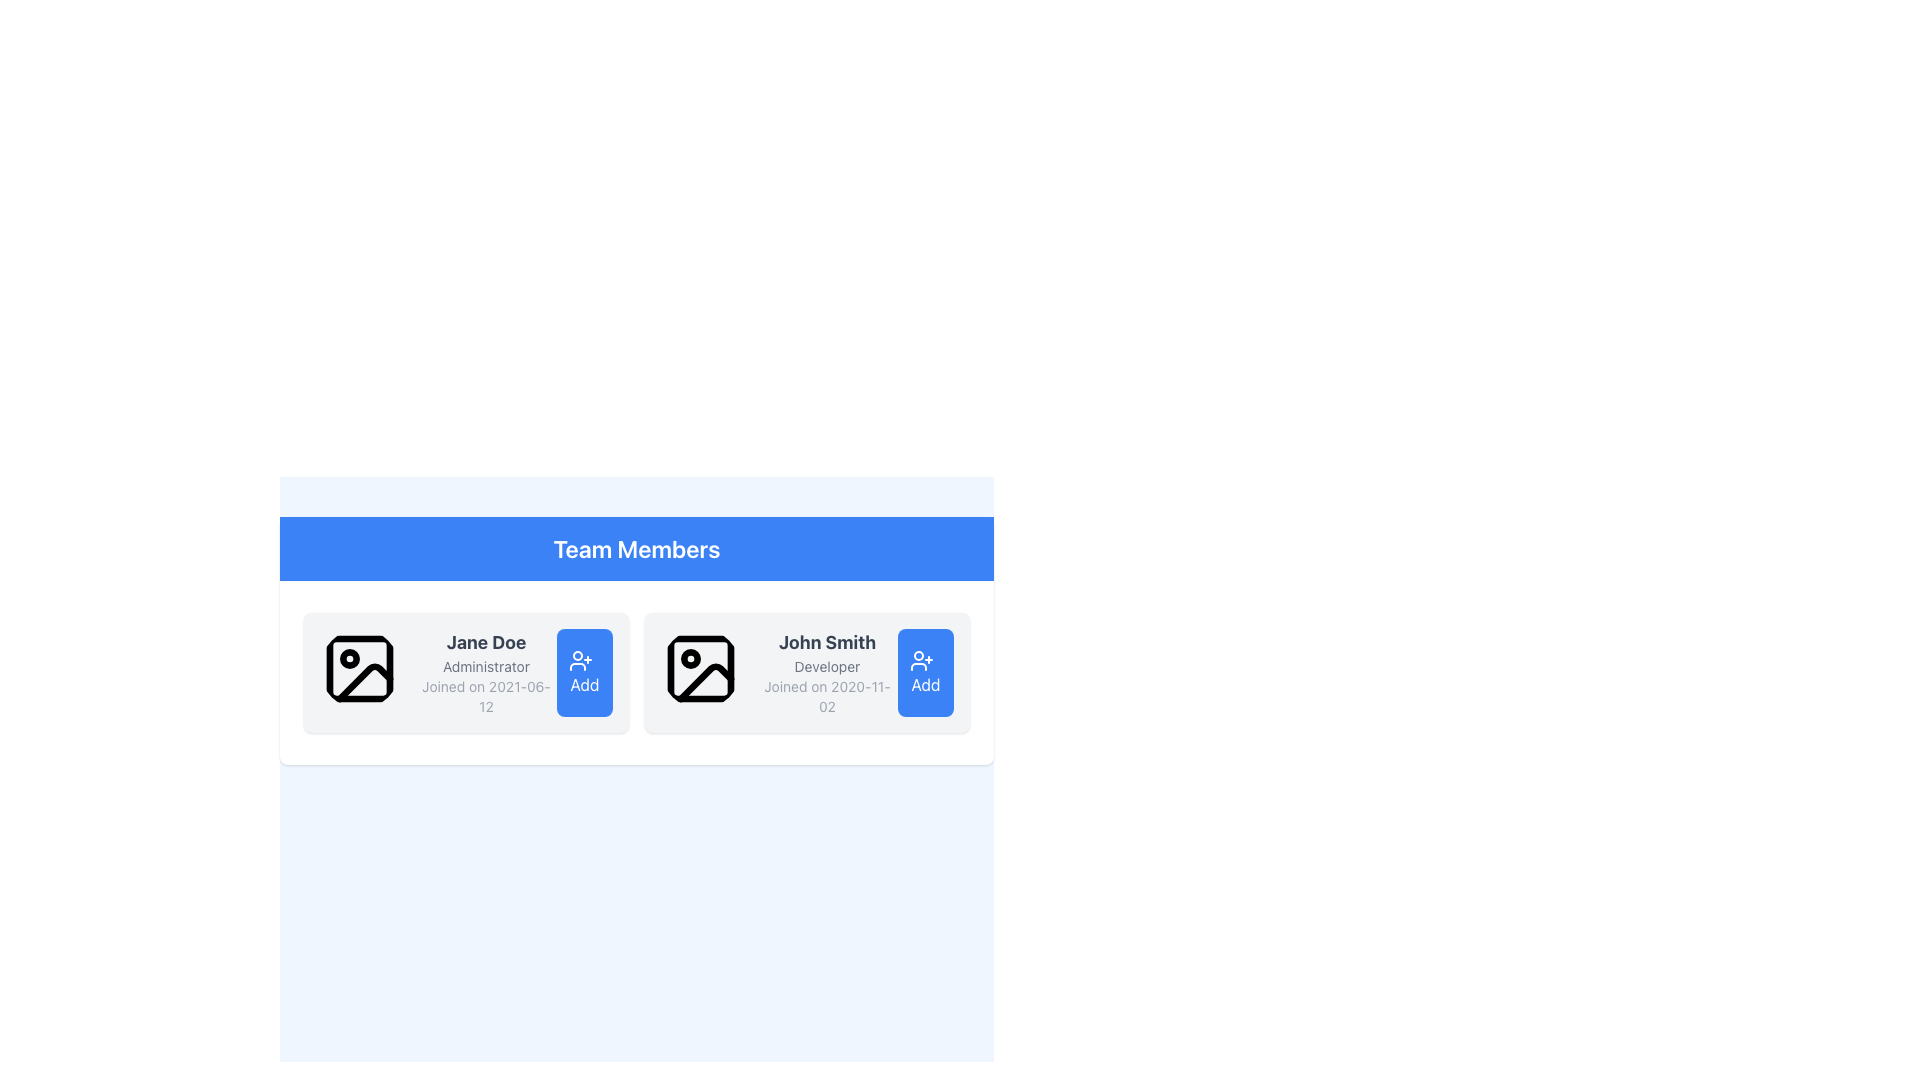 Image resolution: width=1920 pixels, height=1080 pixels. I want to click on the image placeholder icon in the 'John Smith' profile card, so click(700, 668).